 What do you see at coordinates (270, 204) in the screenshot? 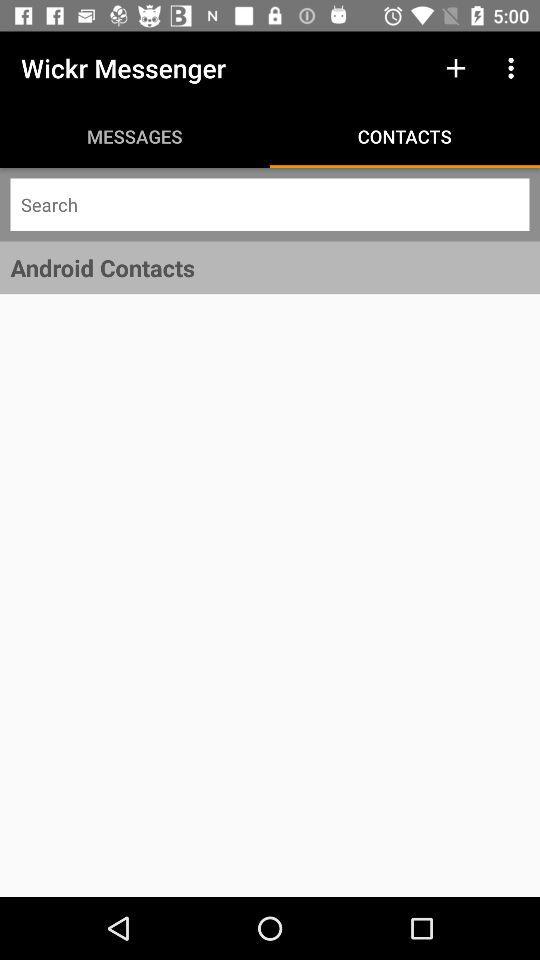
I see `the item above the android contacts` at bounding box center [270, 204].